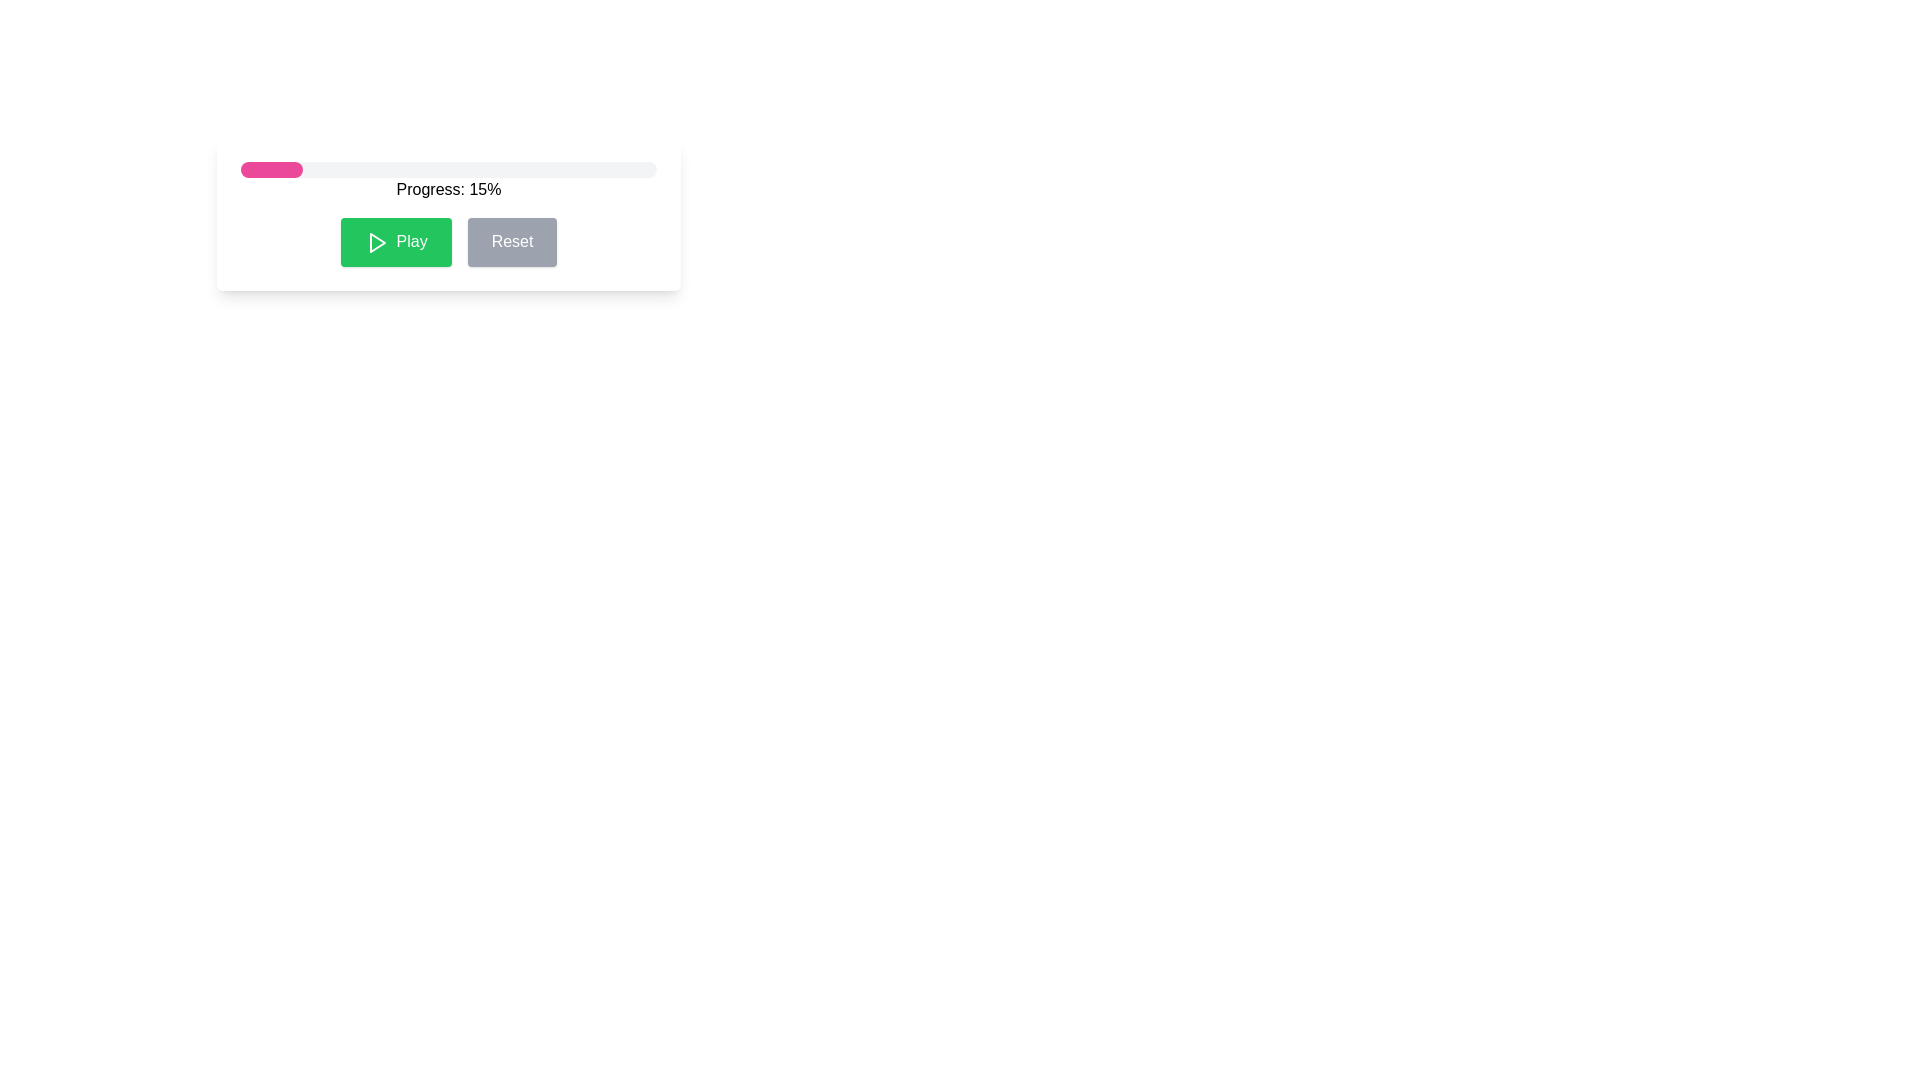  What do you see at coordinates (377, 241) in the screenshot?
I see `the triangular play icon with a green stroke, which is part of the 'Play' button` at bounding box center [377, 241].